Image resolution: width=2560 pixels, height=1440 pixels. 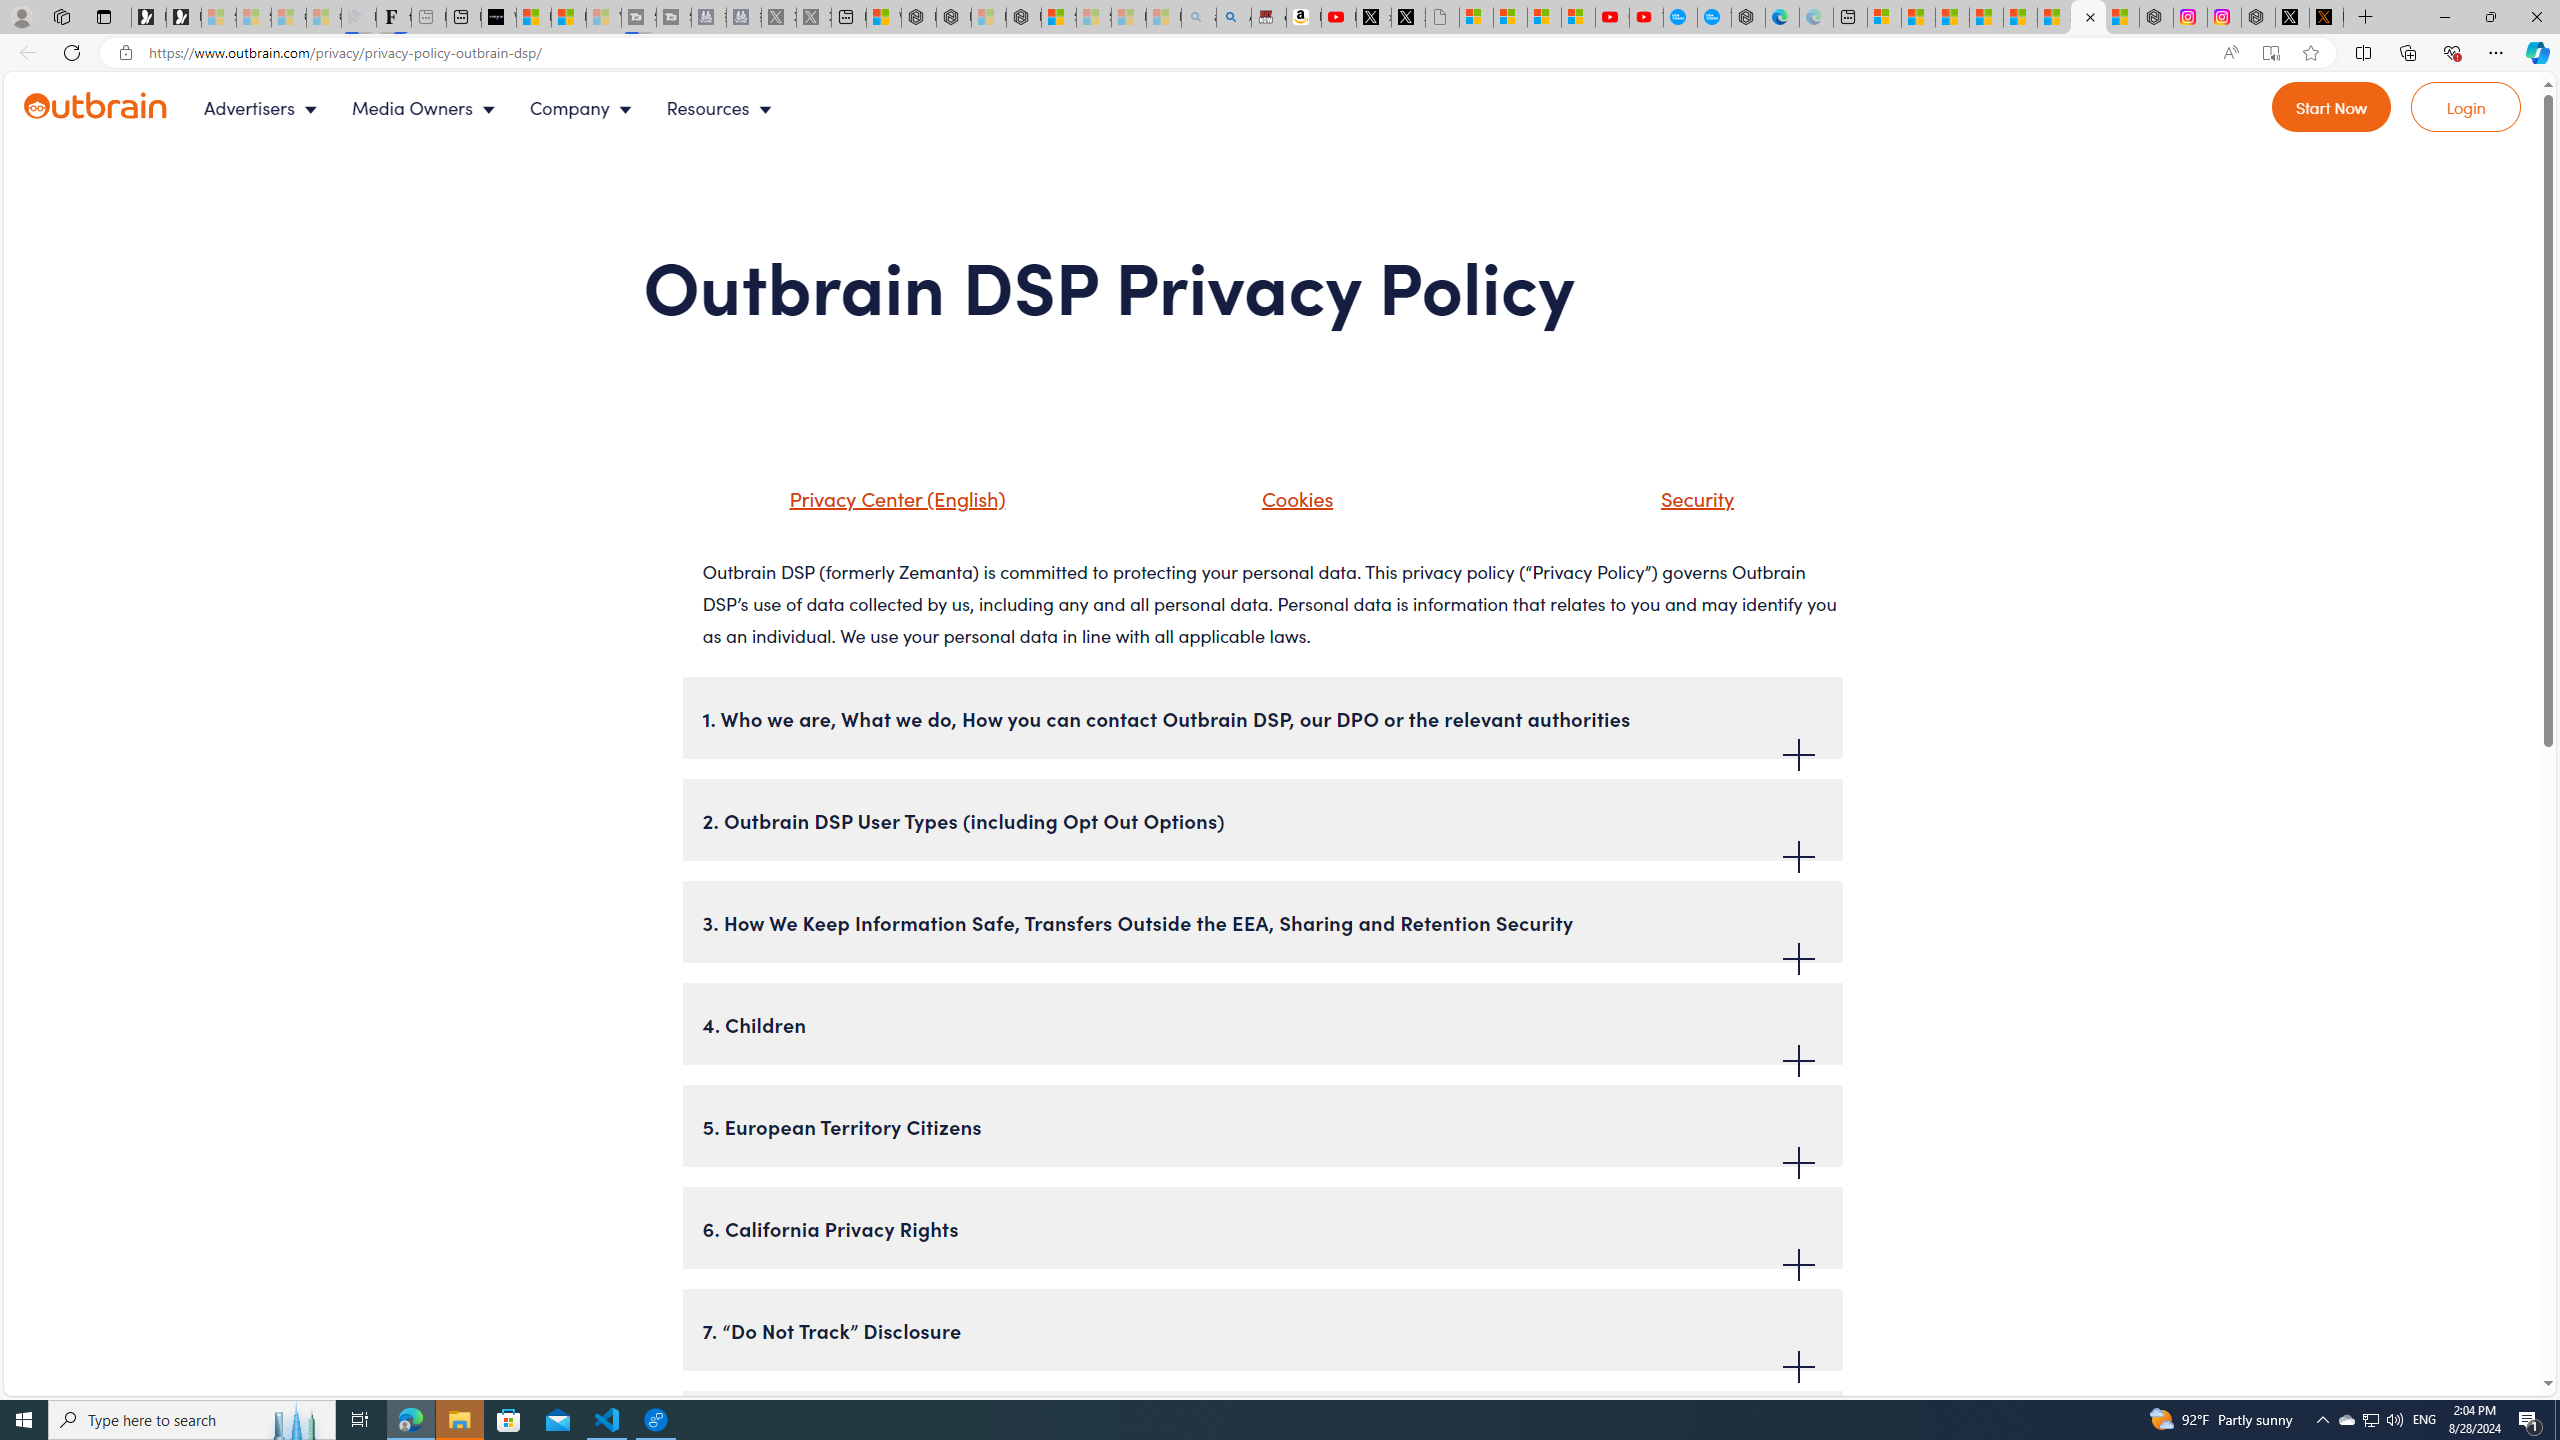 What do you see at coordinates (1671, 505) in the screenshot?
I see `'Security'` at bounding box center [1671, 505].